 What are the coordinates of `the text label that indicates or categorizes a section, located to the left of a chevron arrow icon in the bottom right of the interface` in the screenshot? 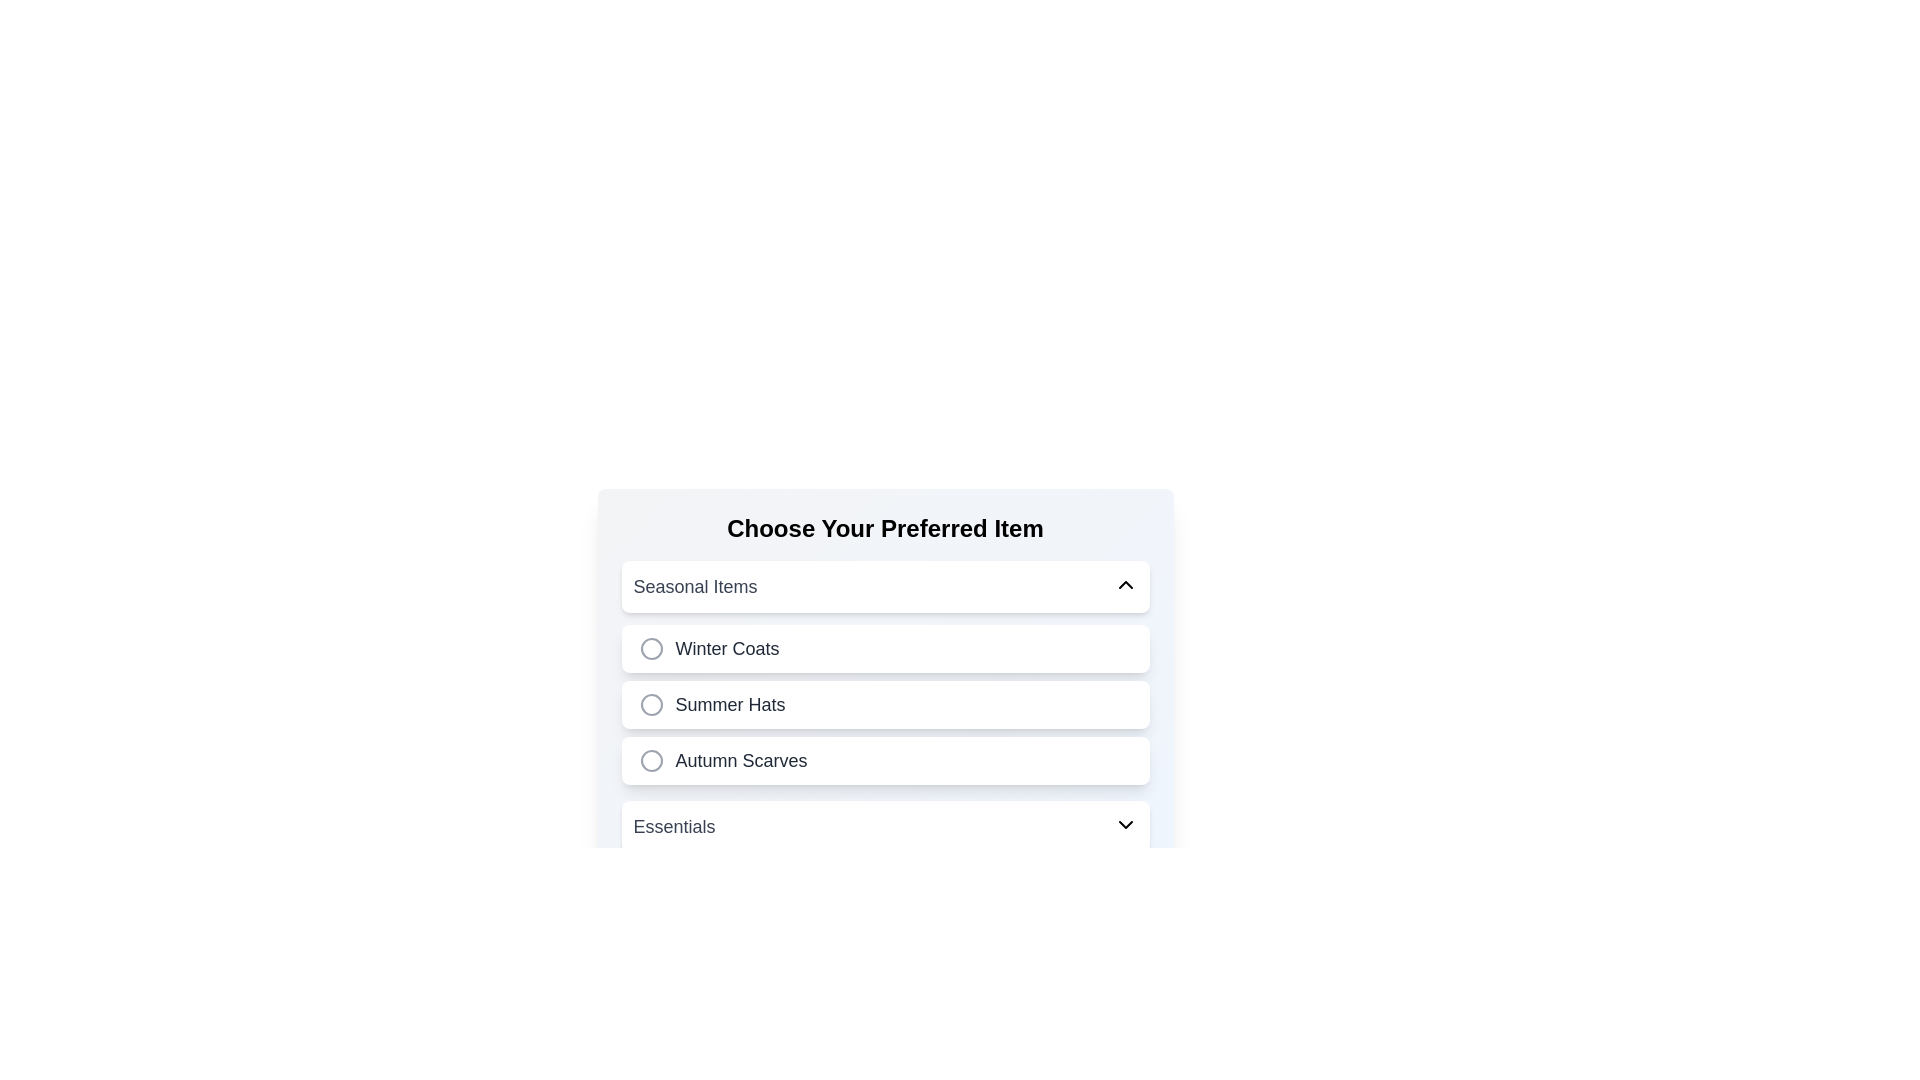 It's located at (674, 826).